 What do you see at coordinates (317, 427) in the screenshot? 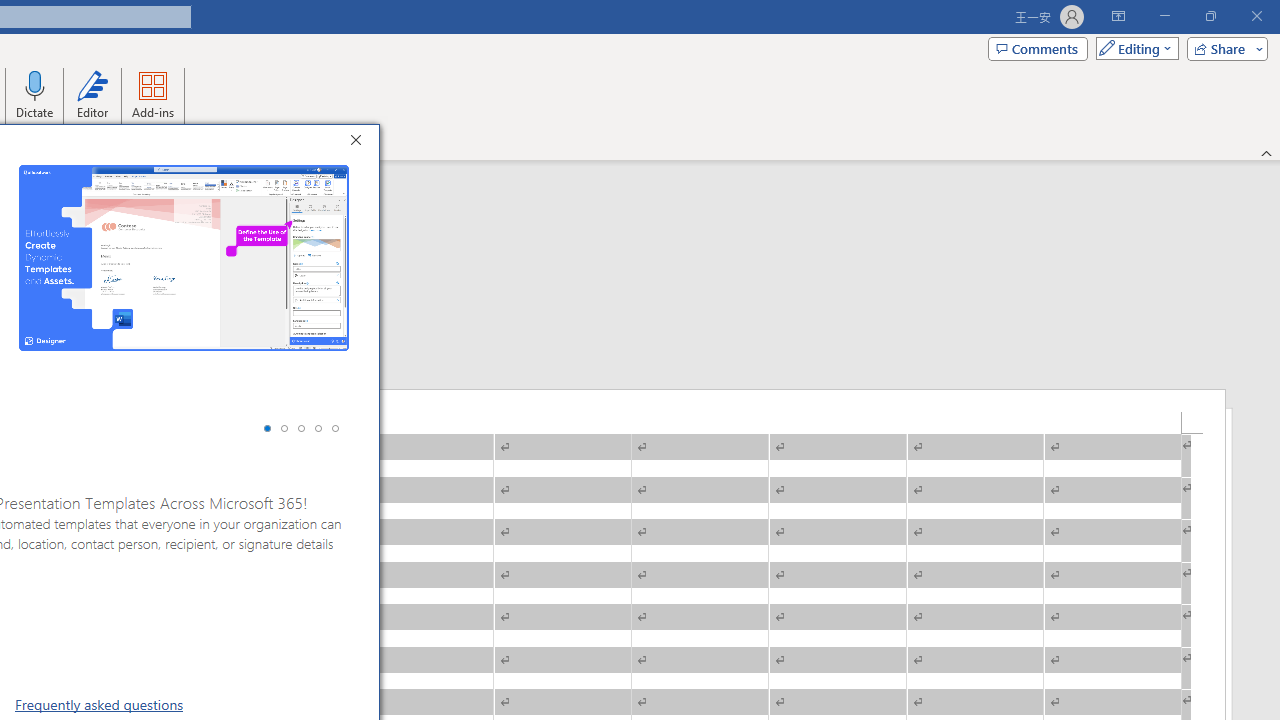
I see `'Go to screenshot 4'` at bounding box center [317, 427].